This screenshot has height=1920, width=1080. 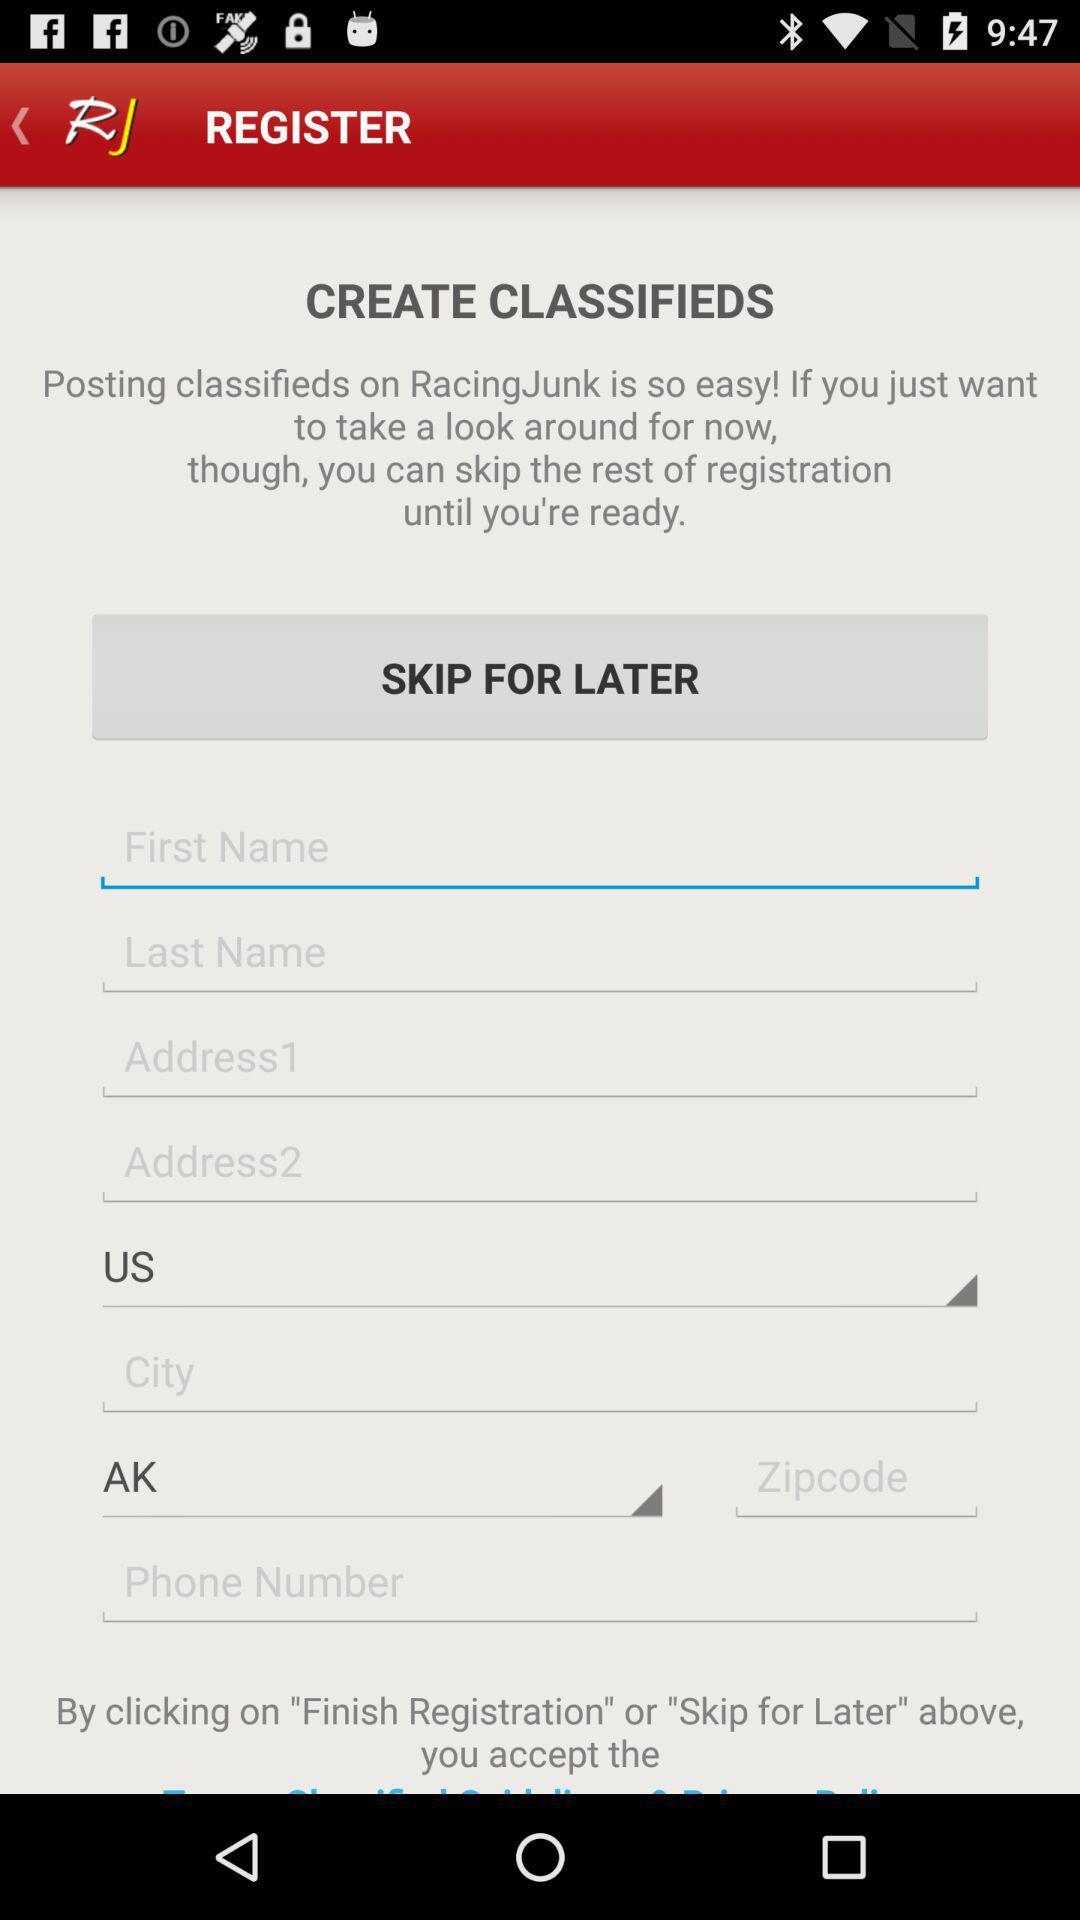 I want to click on zipcode fill box, so click(x=855, y=1475).